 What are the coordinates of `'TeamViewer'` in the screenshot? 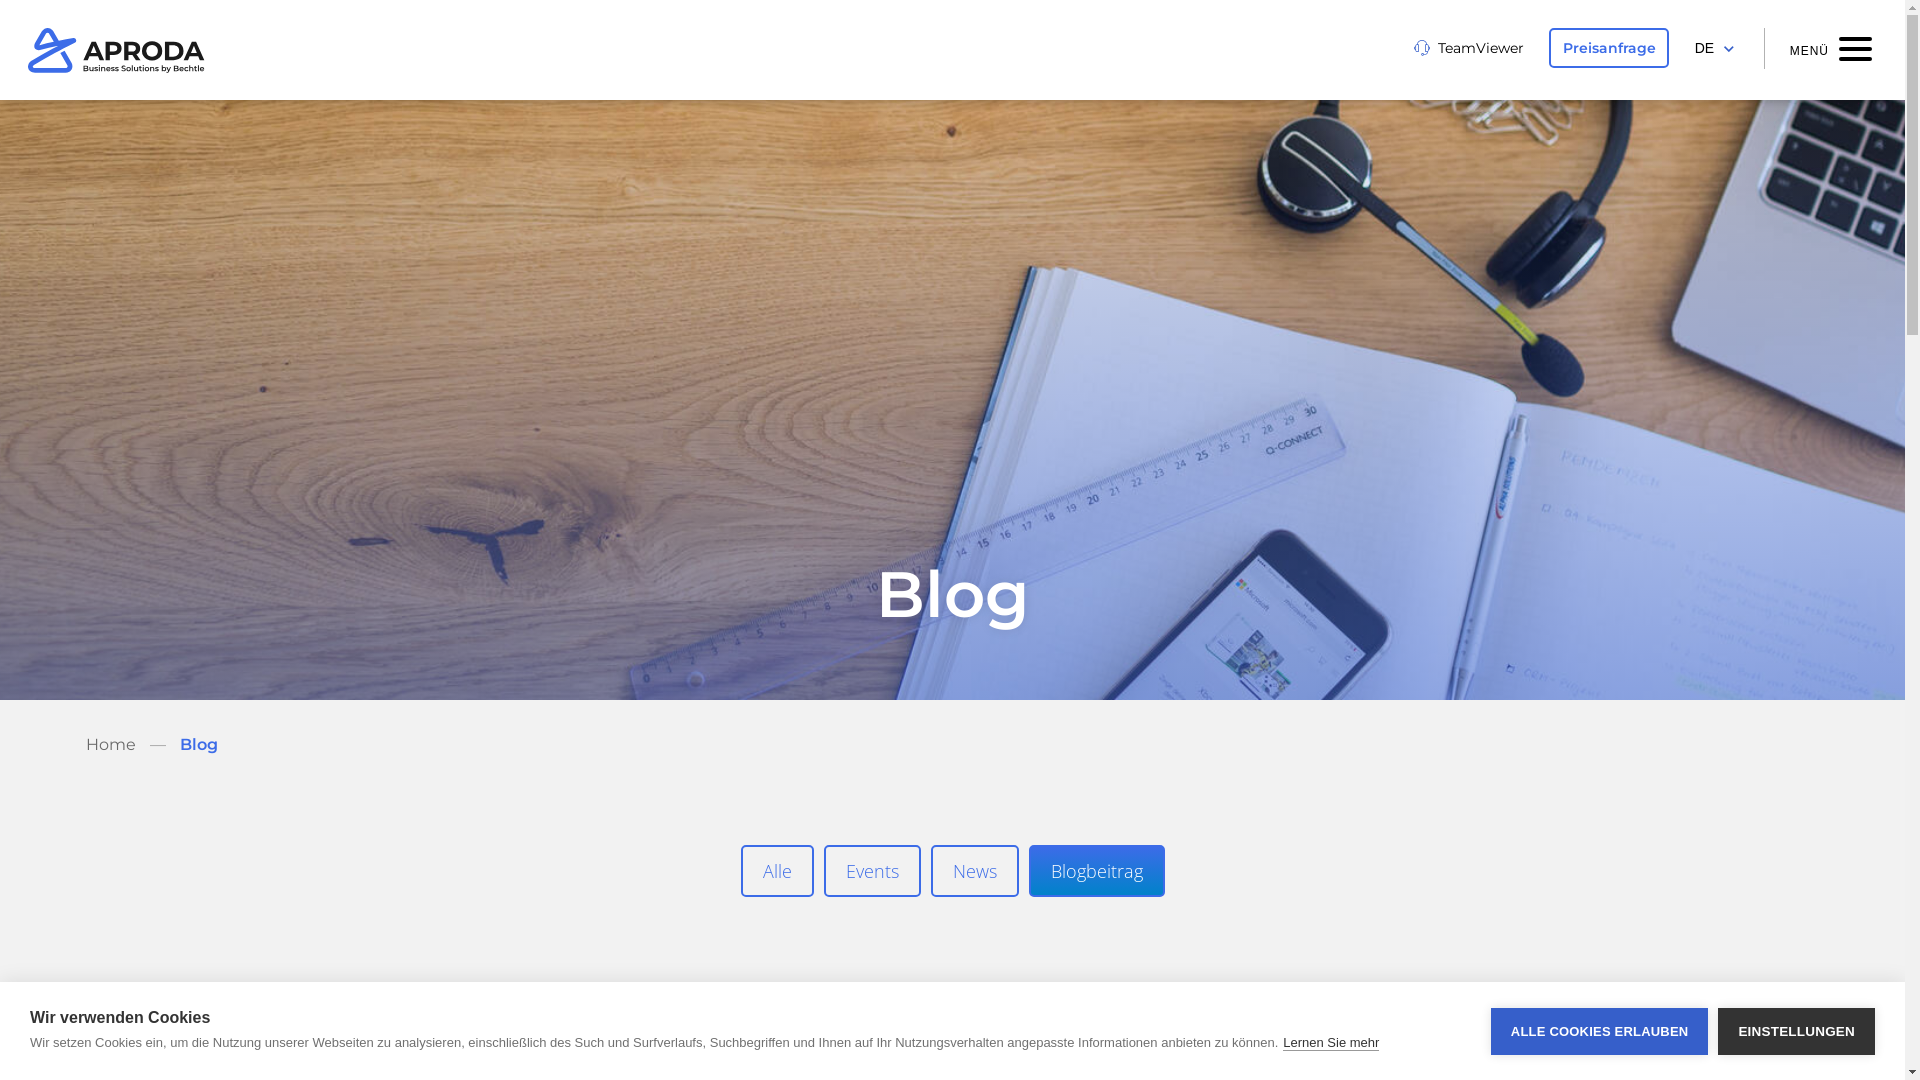 It's located at (1468, 46).